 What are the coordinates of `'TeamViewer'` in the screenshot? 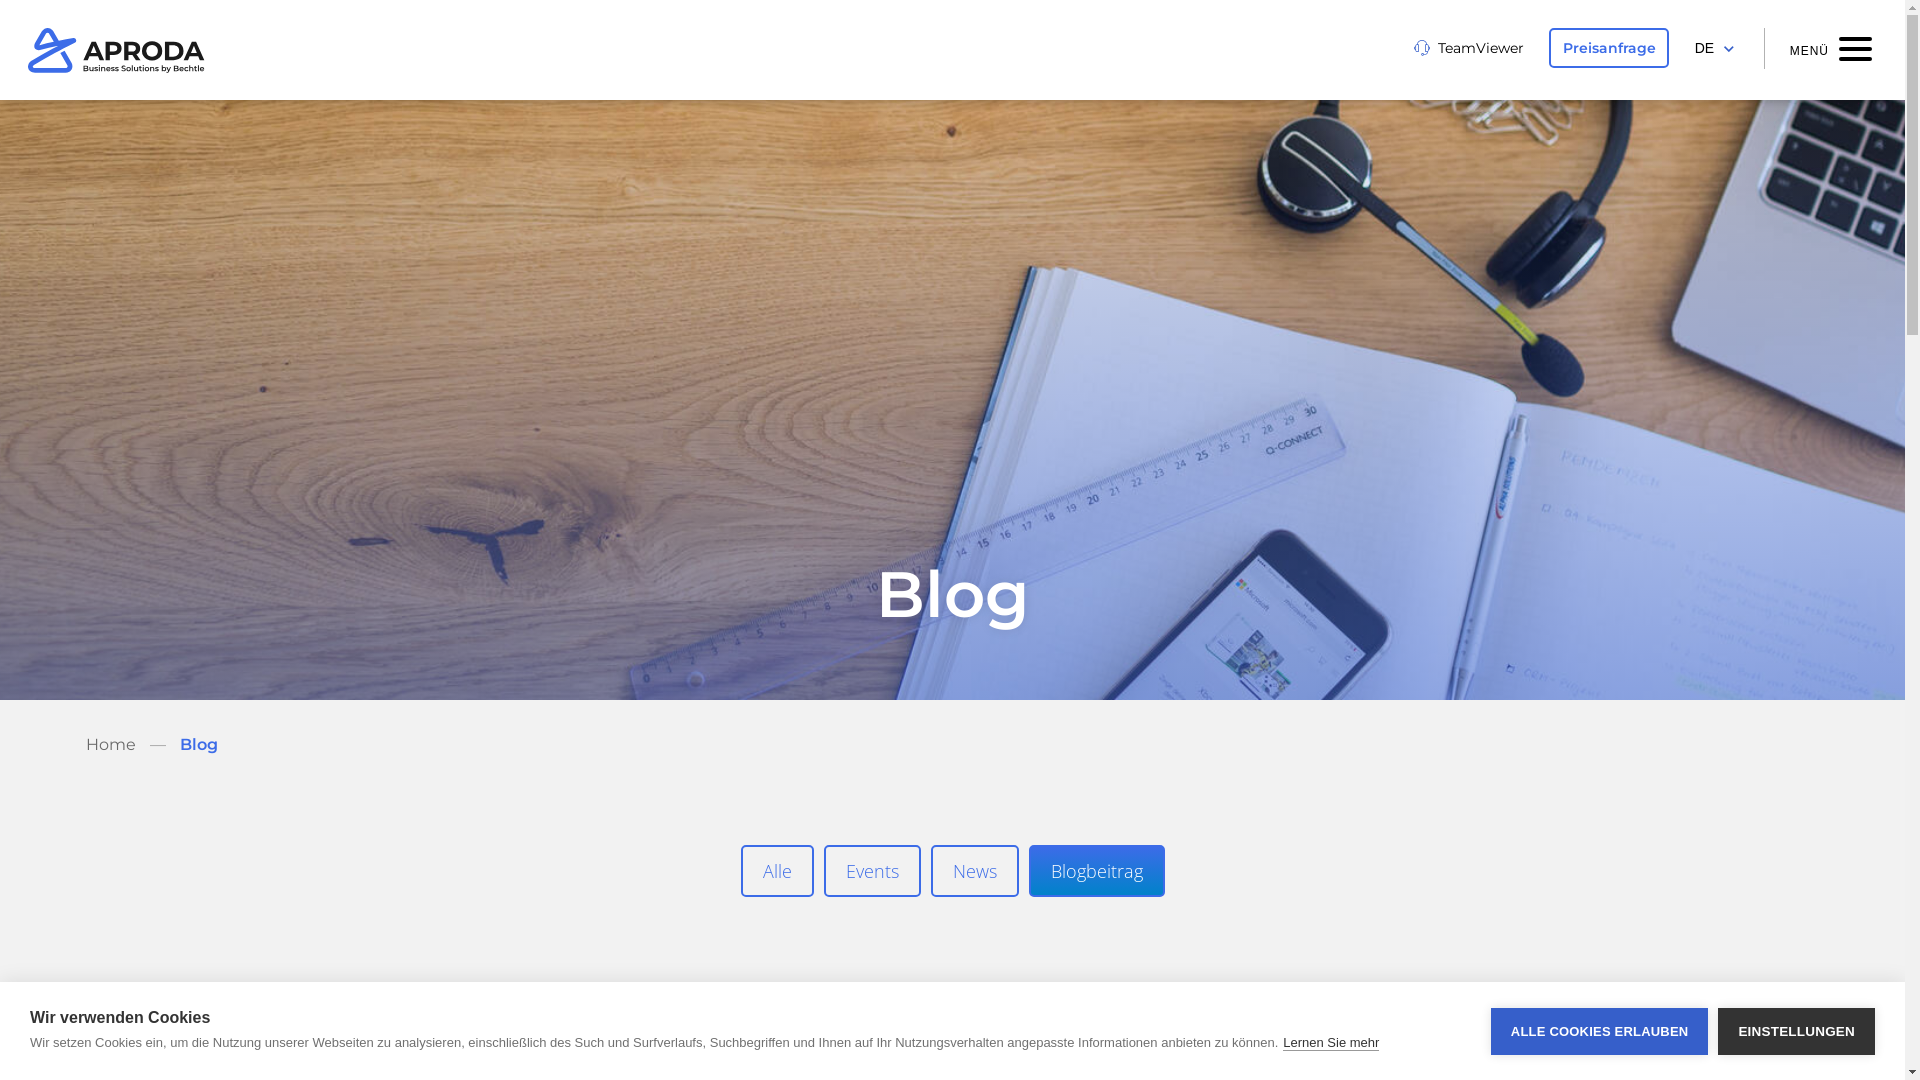 It's located at (1468, 46).